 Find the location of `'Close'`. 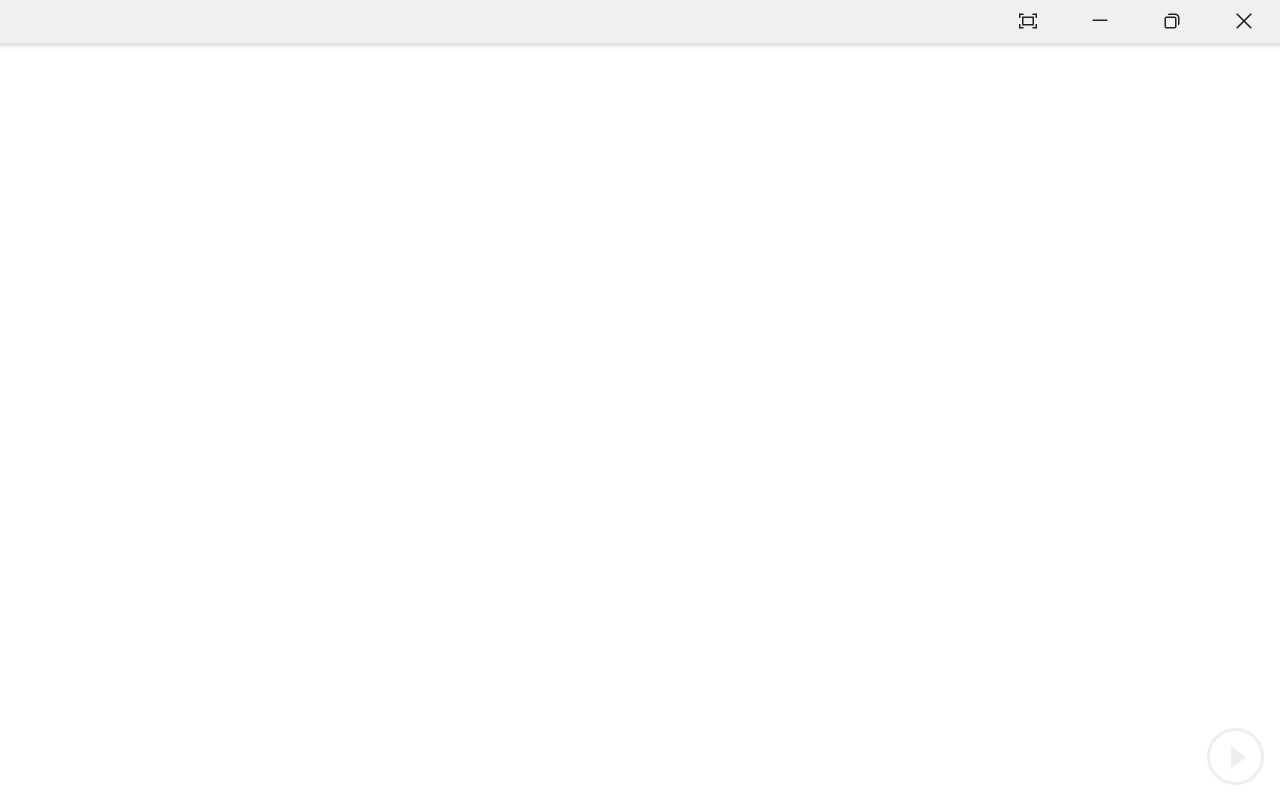

'Close' is located at coordinates (1243, 21).